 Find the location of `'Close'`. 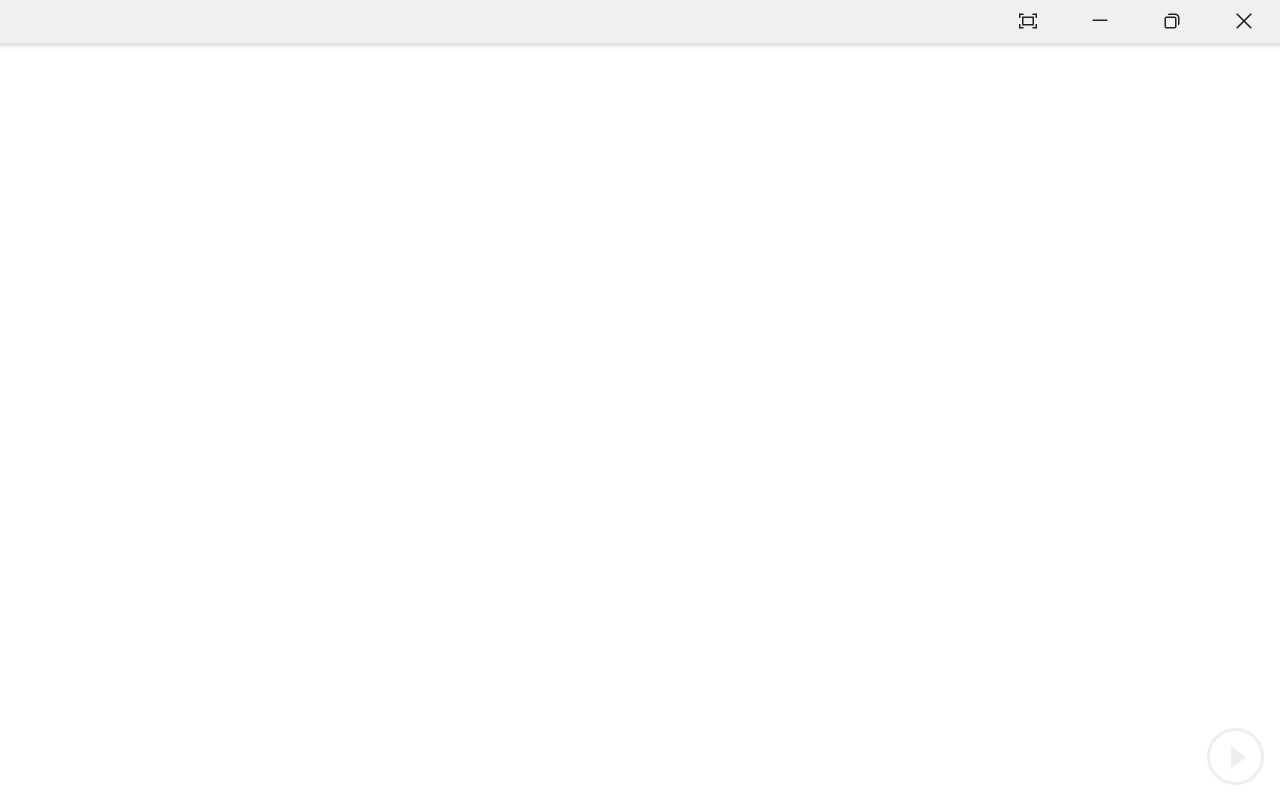

'Close' is located at coordinates (1243, 21).